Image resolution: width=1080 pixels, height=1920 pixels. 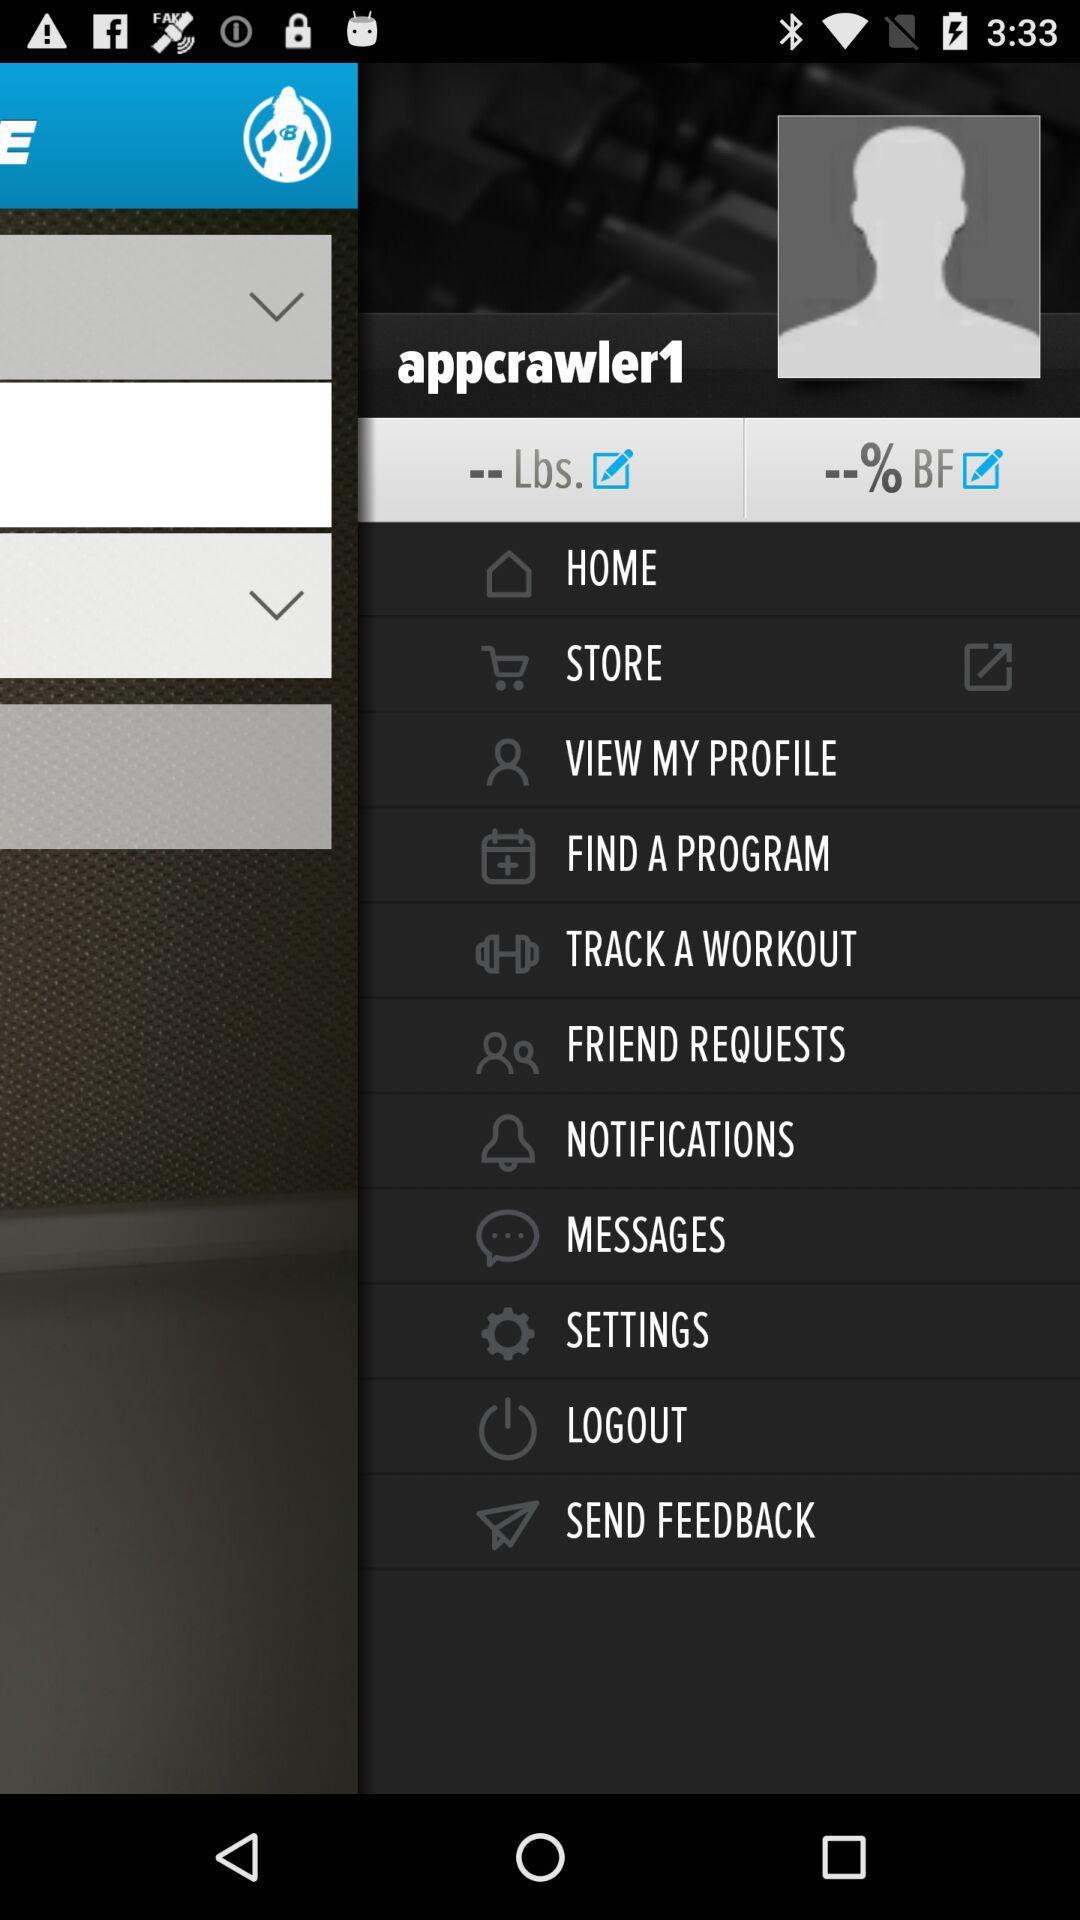 I want to click on the edit icon, so click(x=612, y=502).